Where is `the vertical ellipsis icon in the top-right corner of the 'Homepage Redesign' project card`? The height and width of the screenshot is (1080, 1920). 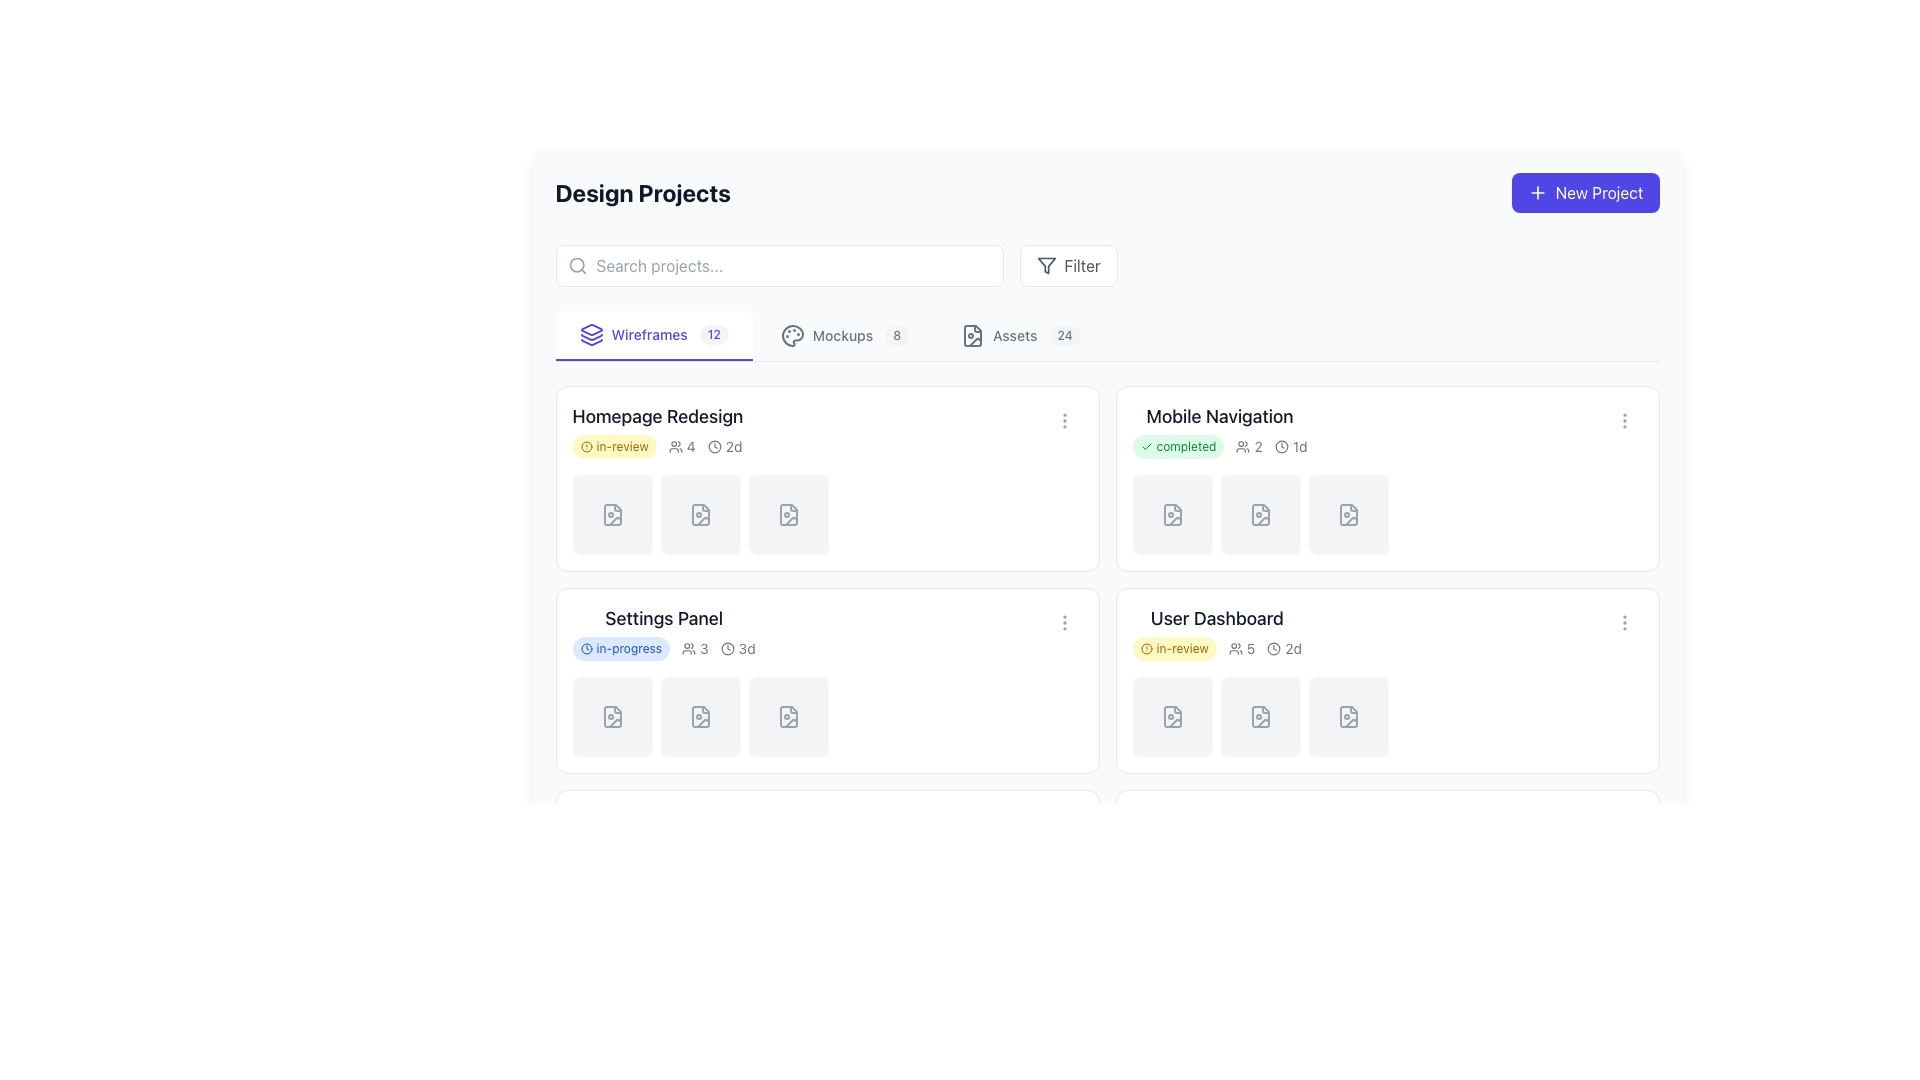 the vertical ellipsis icon in the top-right corner of the 'Homepage Redesign' project card is located at coordinates (1063, 419).